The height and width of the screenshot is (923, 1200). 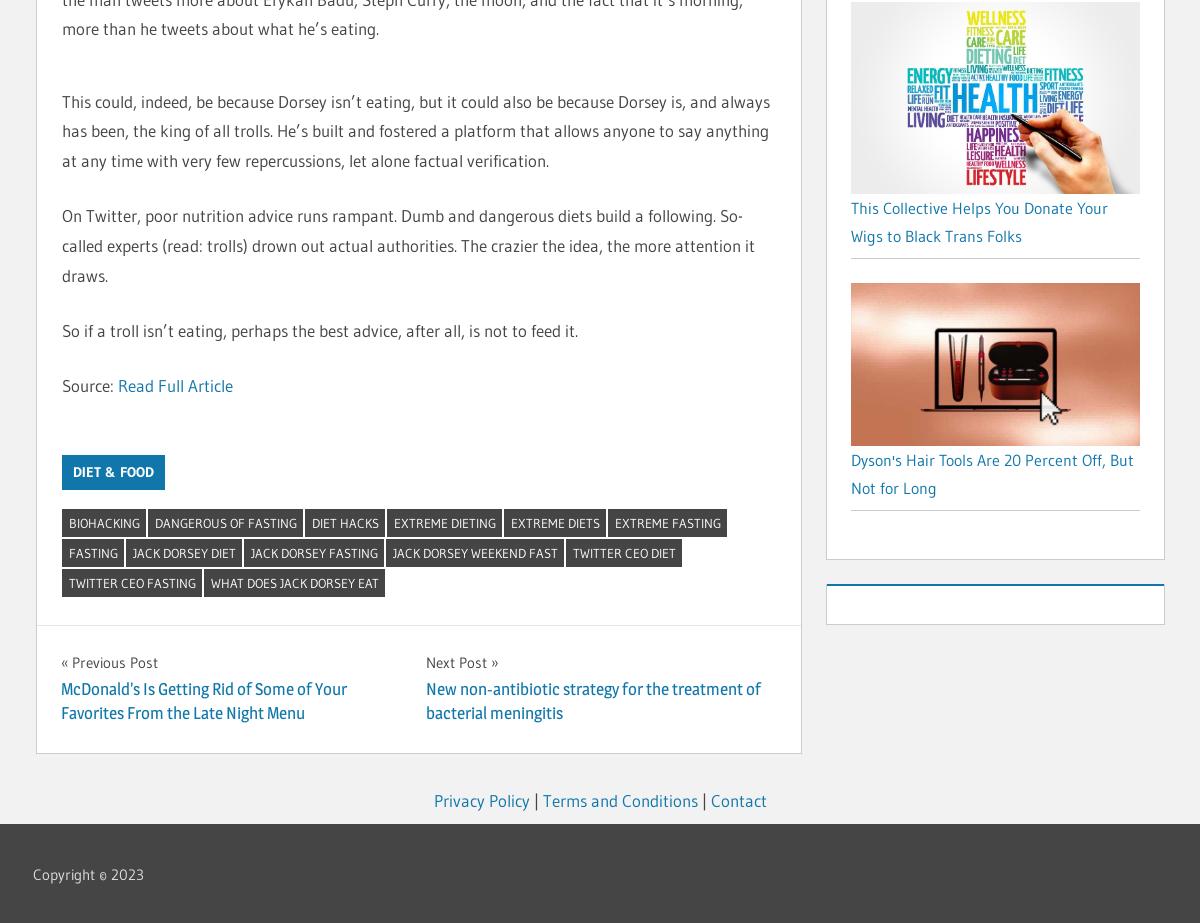 What do you see at coordinates (90, 385) in the screenshot?
I see `'Source:'` at bounding box center [90, 385].